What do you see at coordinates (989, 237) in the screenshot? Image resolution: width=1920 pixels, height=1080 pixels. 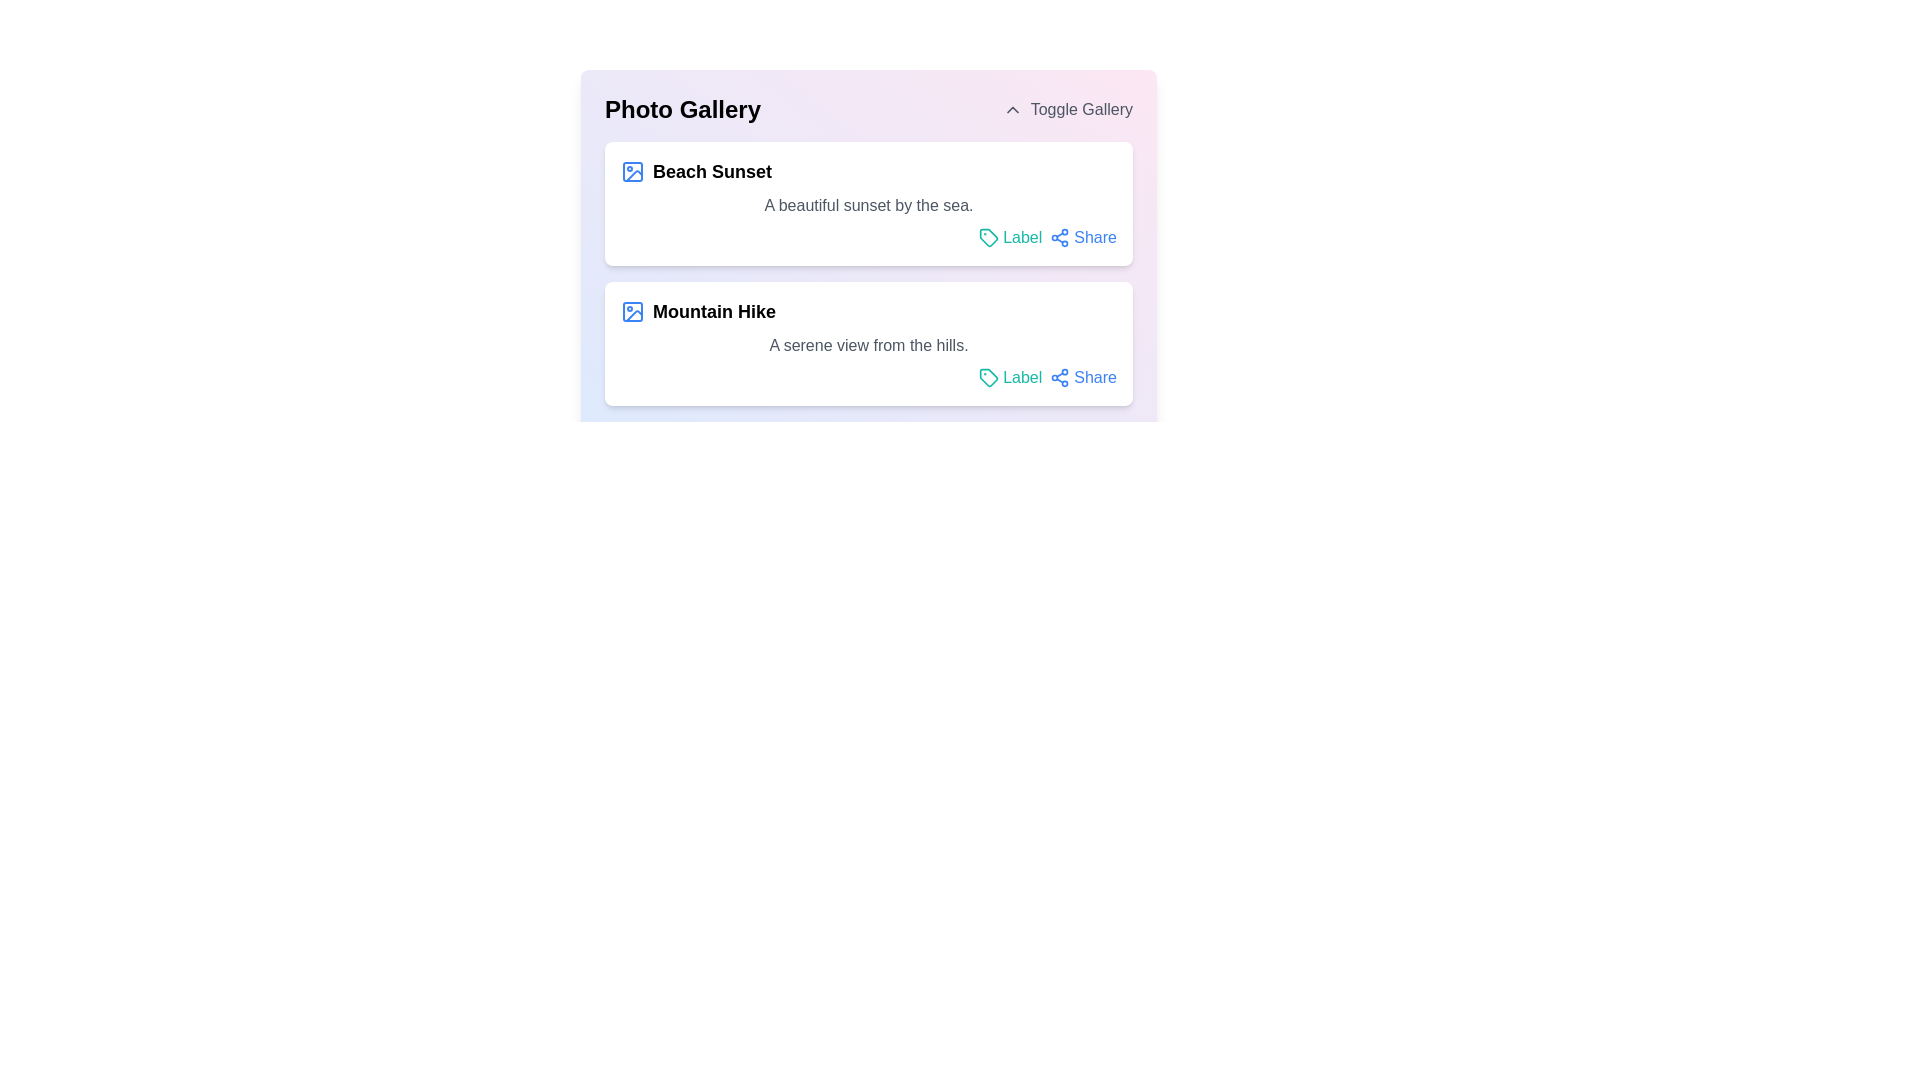 I see `the icon element with a teal-colored outline that resembles a tag, located to the left of the text 'Label' in the 'Beach Sunset' section` at bounding box center [989, 237].